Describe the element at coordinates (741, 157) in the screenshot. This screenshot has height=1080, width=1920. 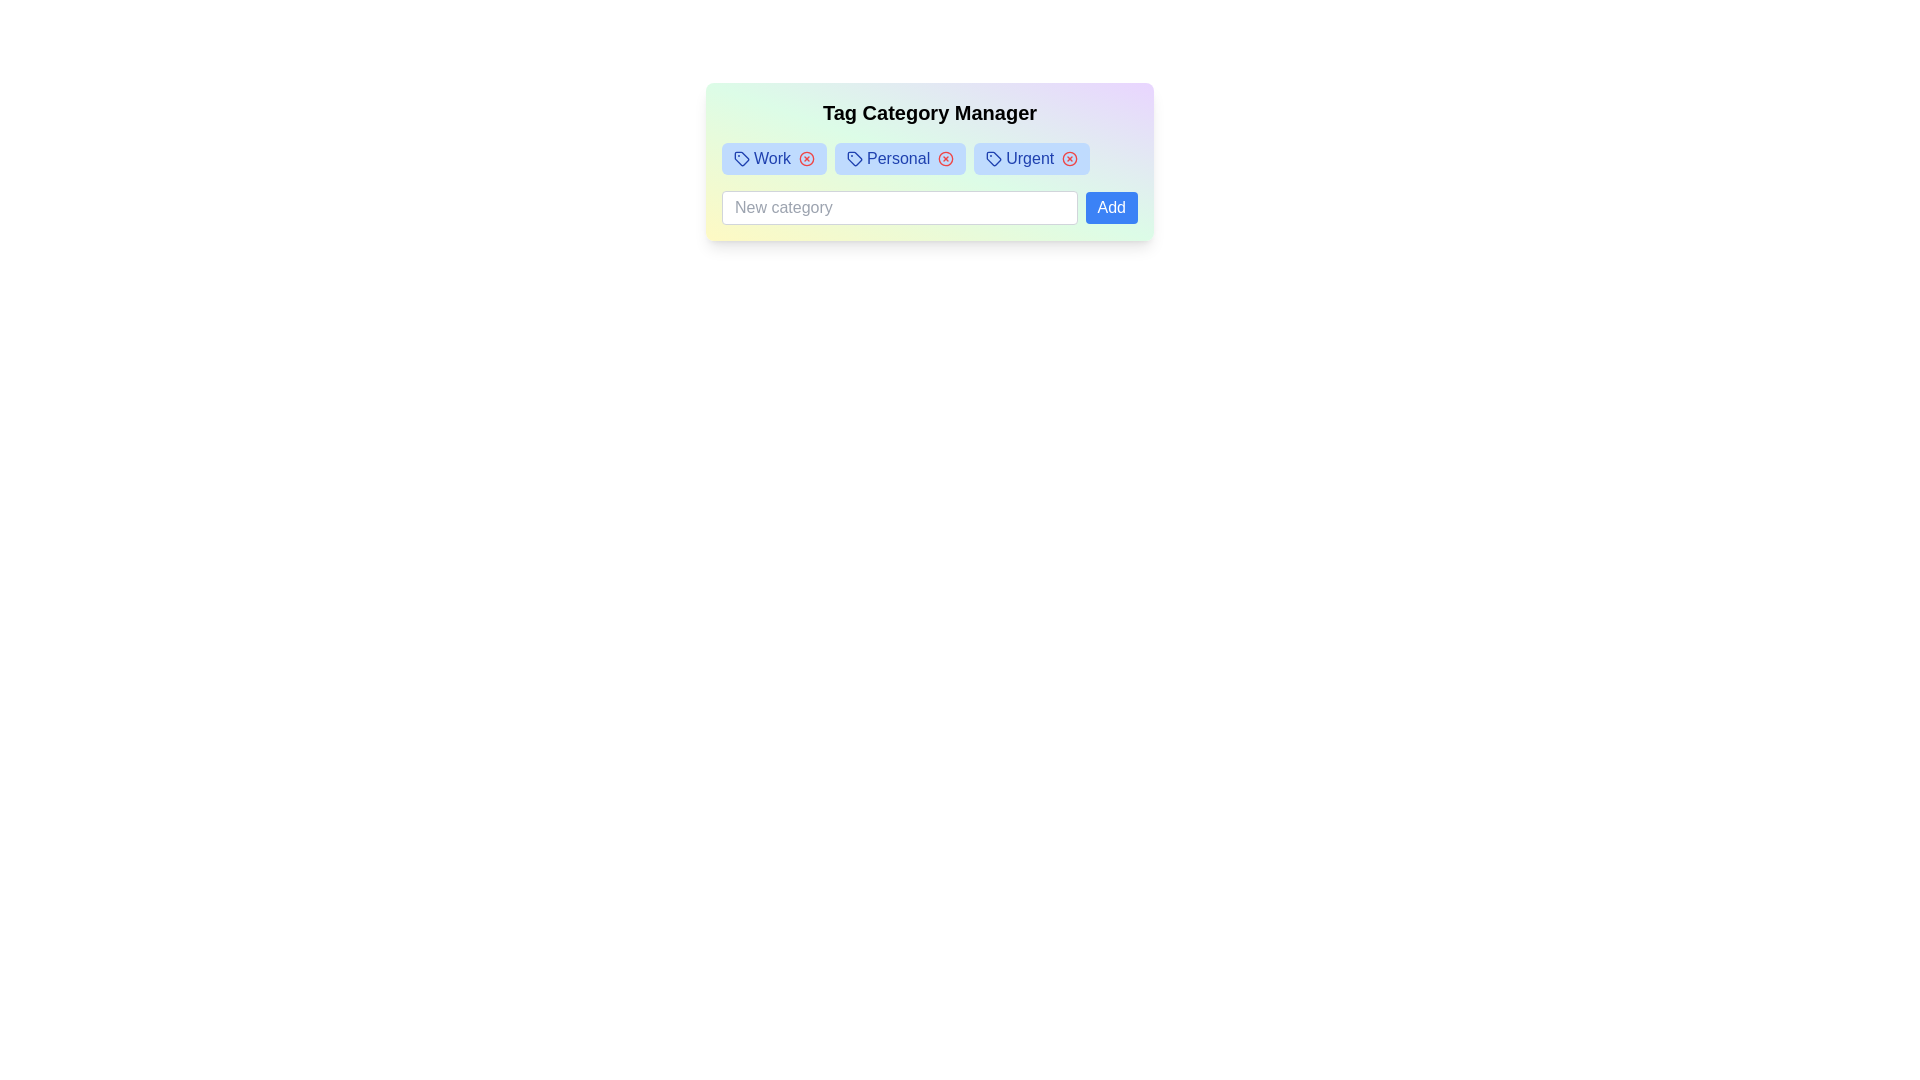
I see `the tag icon representing the 'Work' category, which is the first icon in the tag options of the 'Tag Category Manager' card` at that location.